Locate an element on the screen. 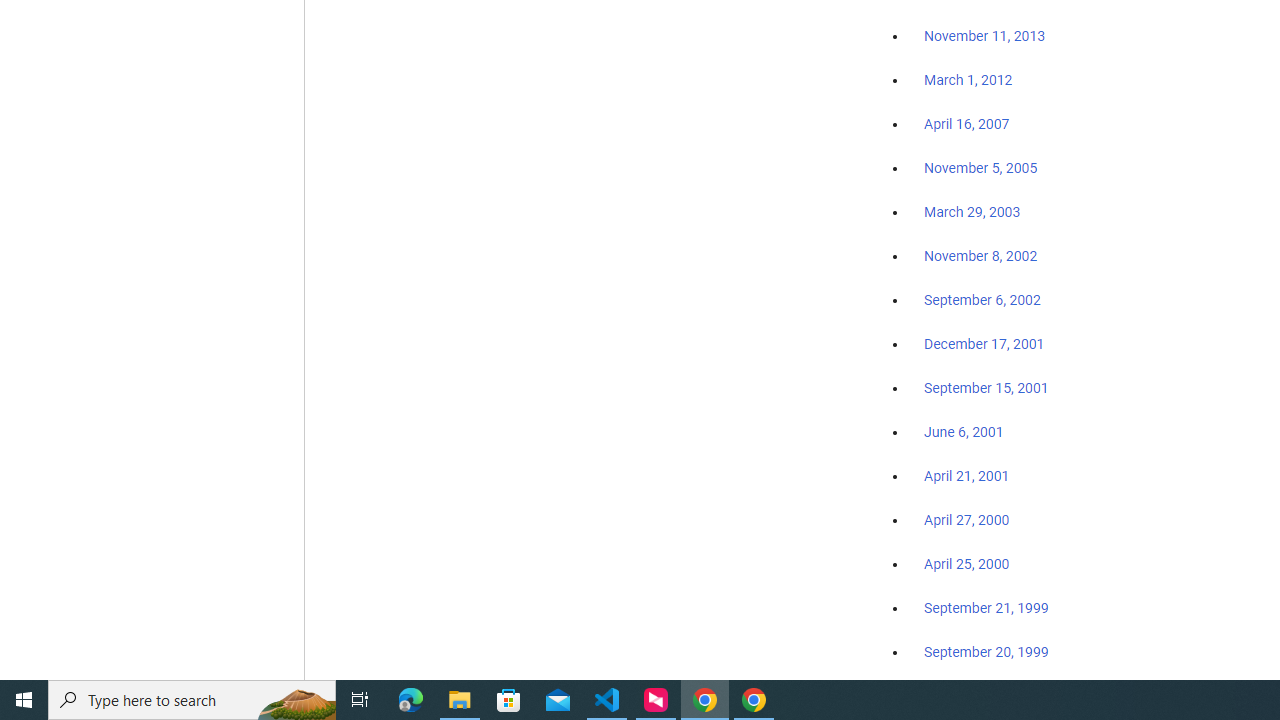 The height and width of the screenshot is (720, 1280). 'March 29, 2003' is located at coordinates (972, 212).